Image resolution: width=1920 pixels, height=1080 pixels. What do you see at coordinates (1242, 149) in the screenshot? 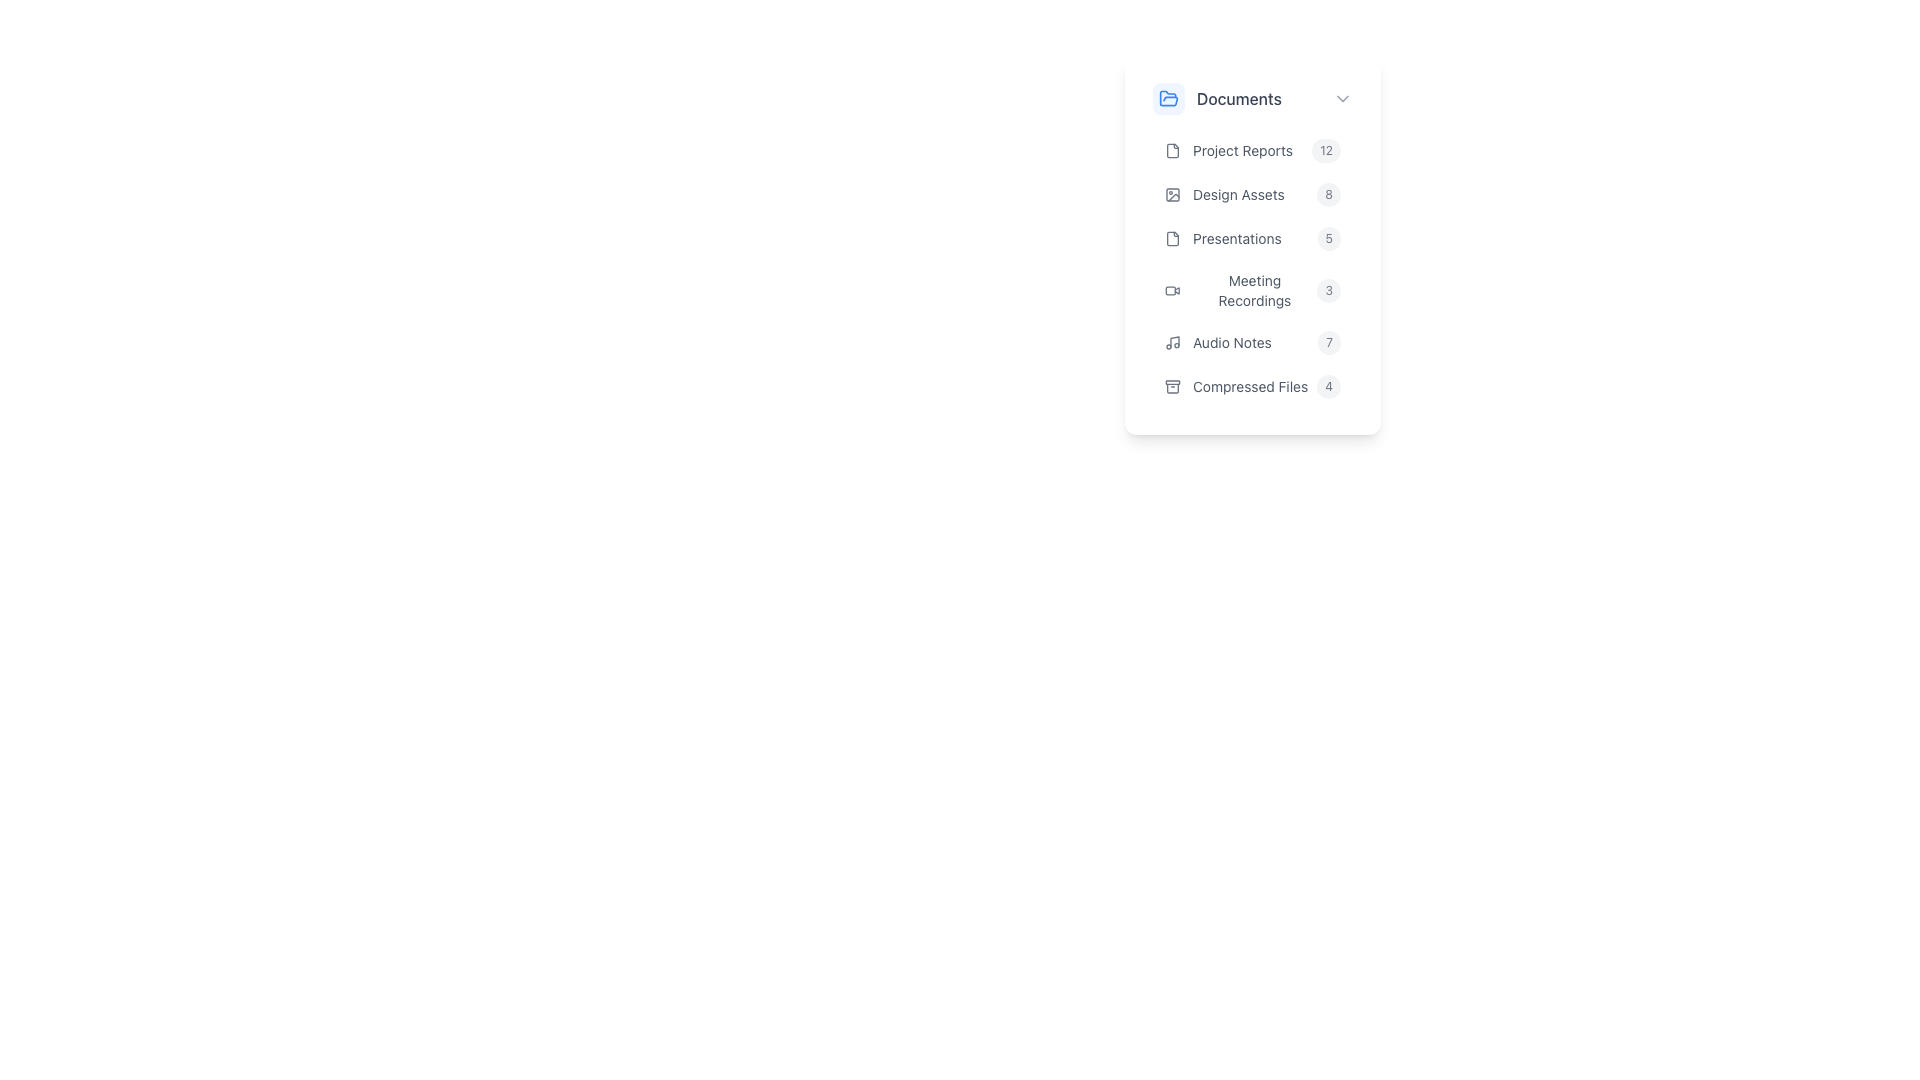
I see `the 'Project Reports' static text label located in the vertical menu under the 'Documents' header` at bounding box center [1242, 149].